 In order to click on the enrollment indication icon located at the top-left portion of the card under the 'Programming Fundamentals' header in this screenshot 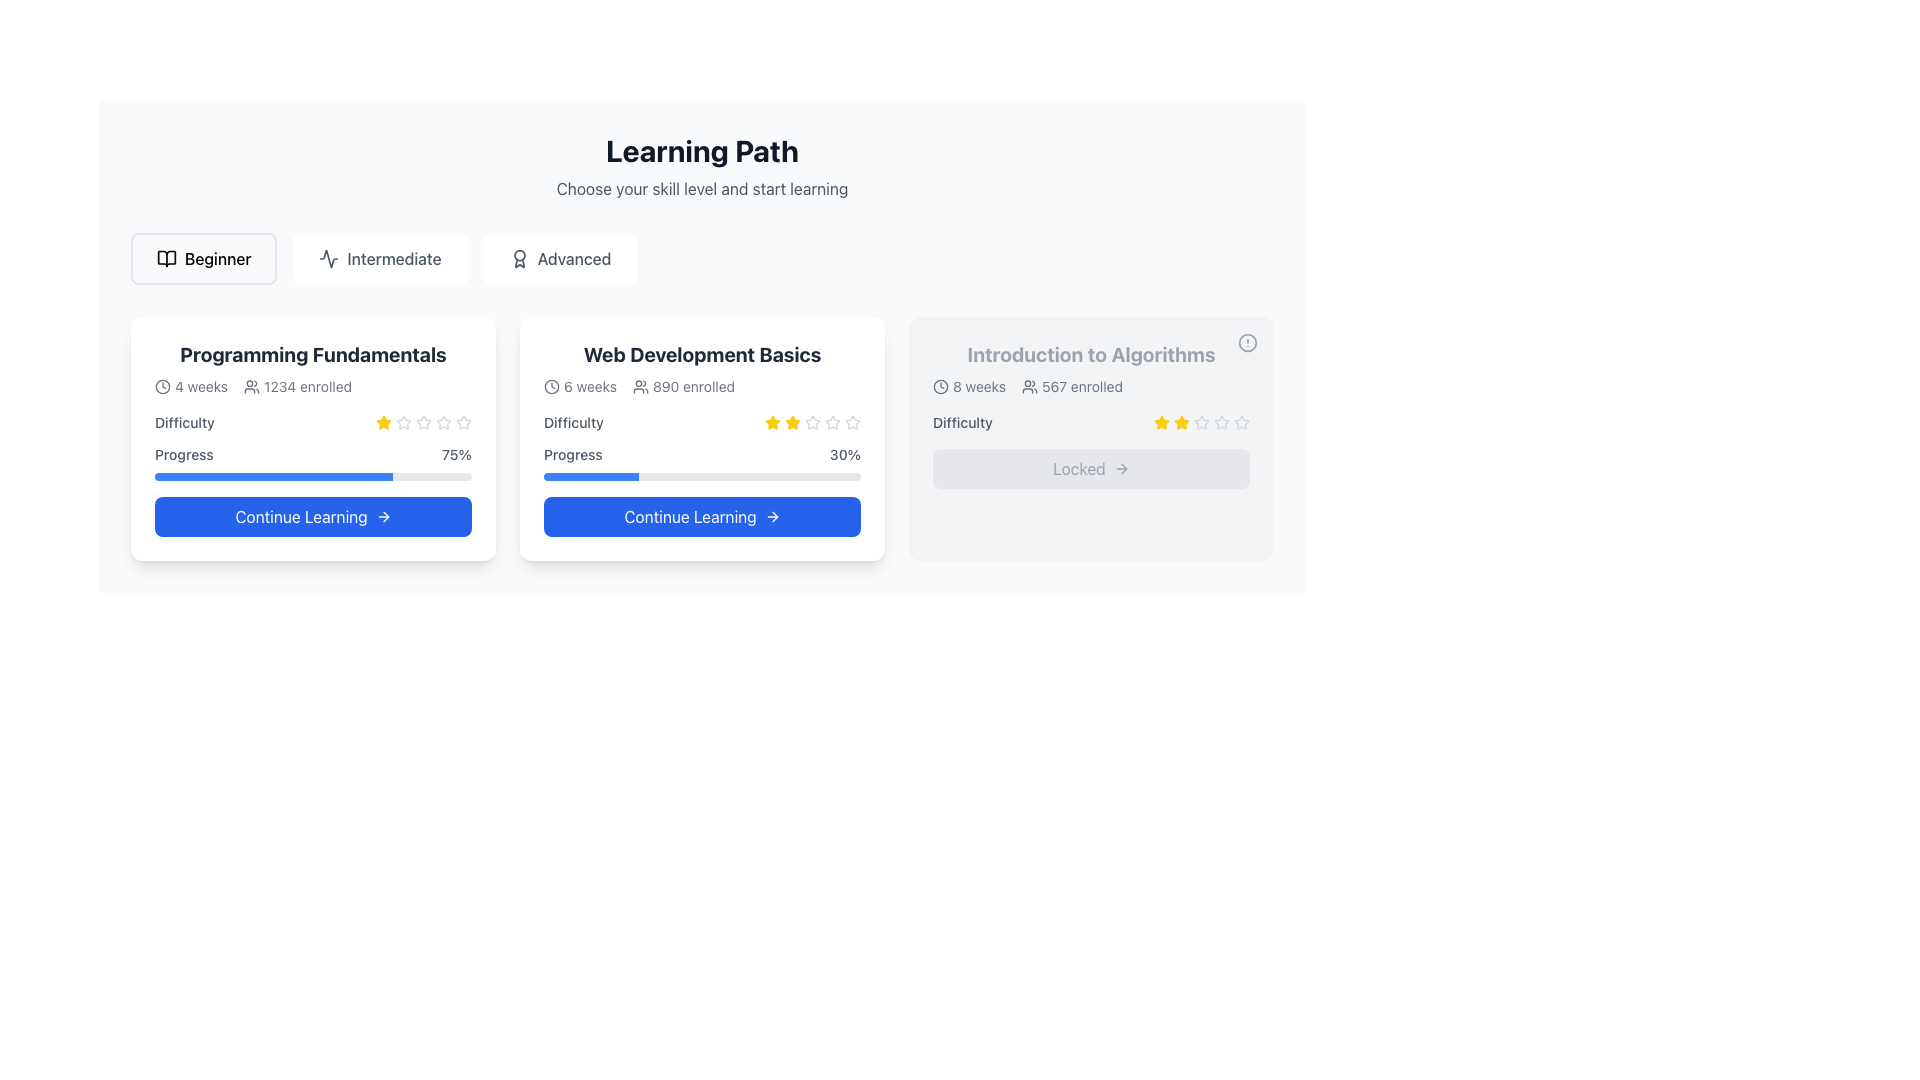, I will do `click(251, 386)`.